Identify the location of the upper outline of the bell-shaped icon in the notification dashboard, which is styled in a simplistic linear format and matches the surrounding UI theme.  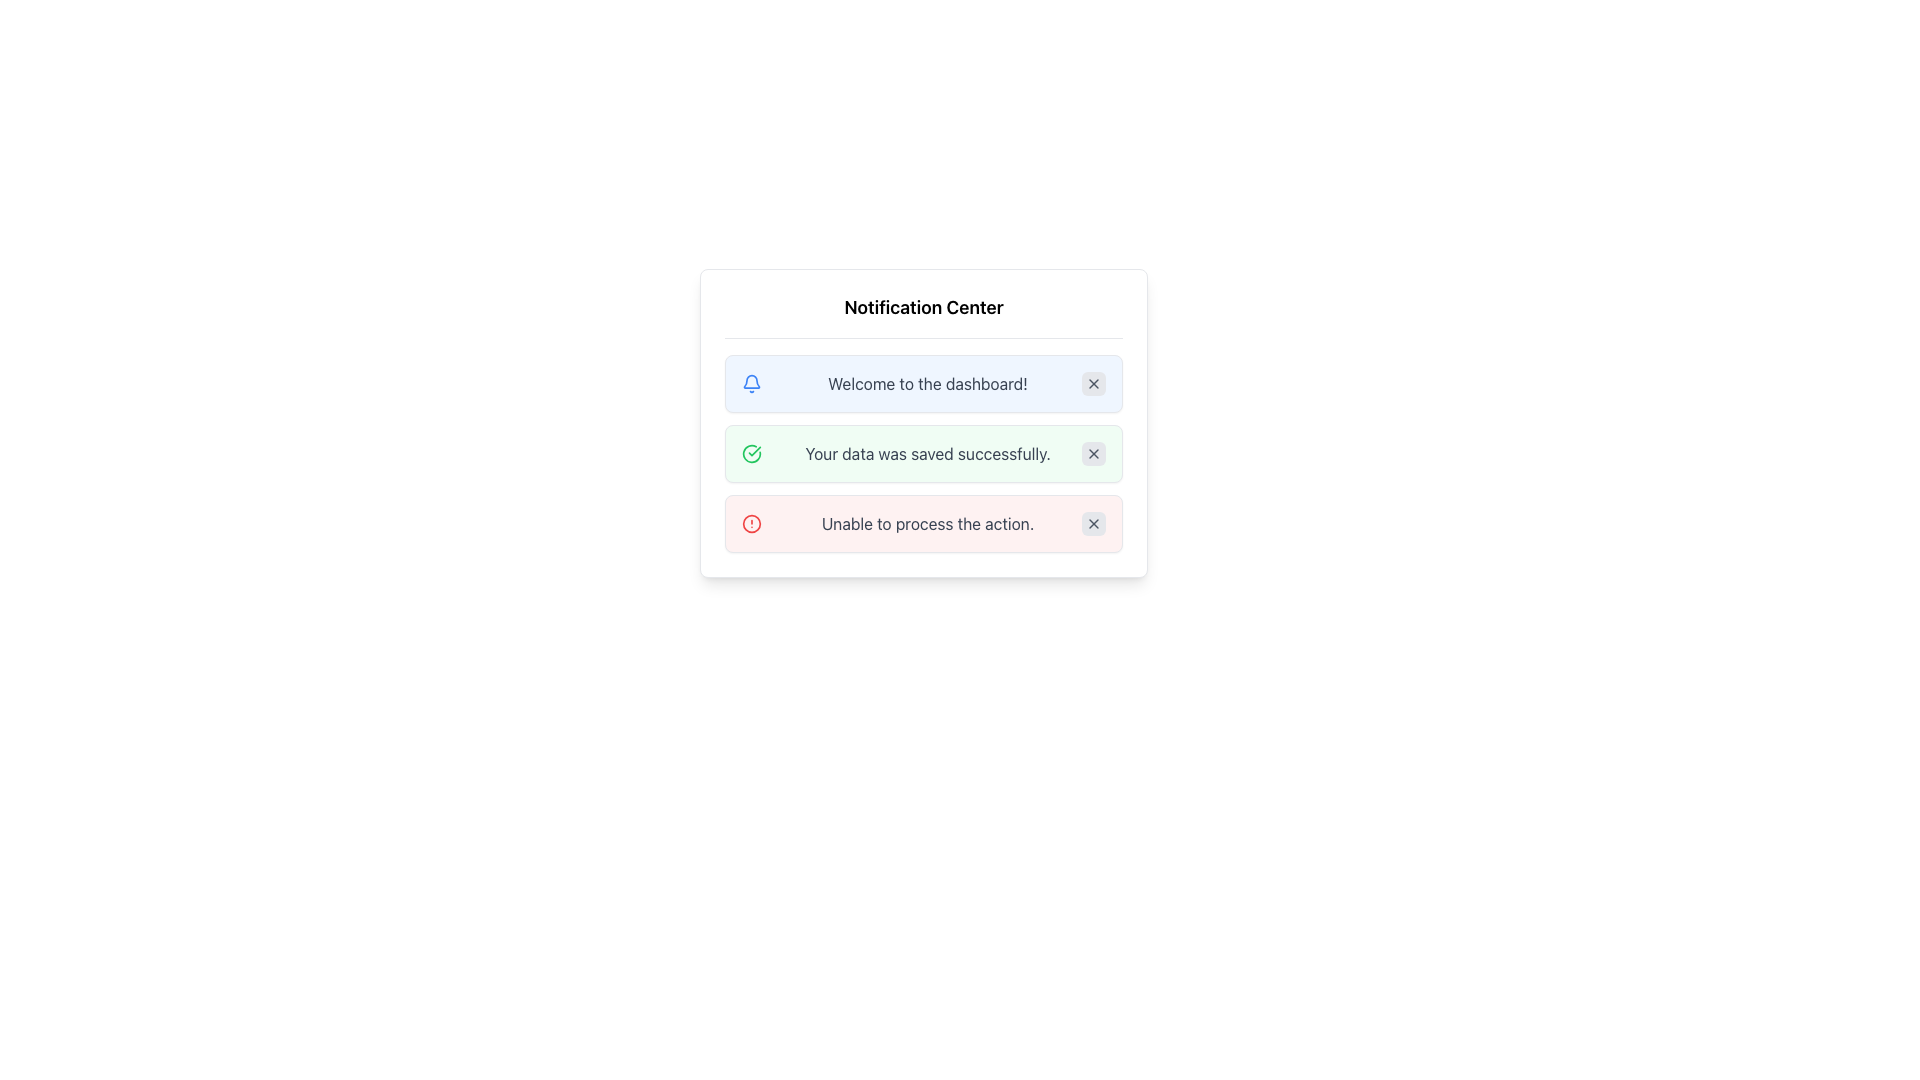
(751, 381).